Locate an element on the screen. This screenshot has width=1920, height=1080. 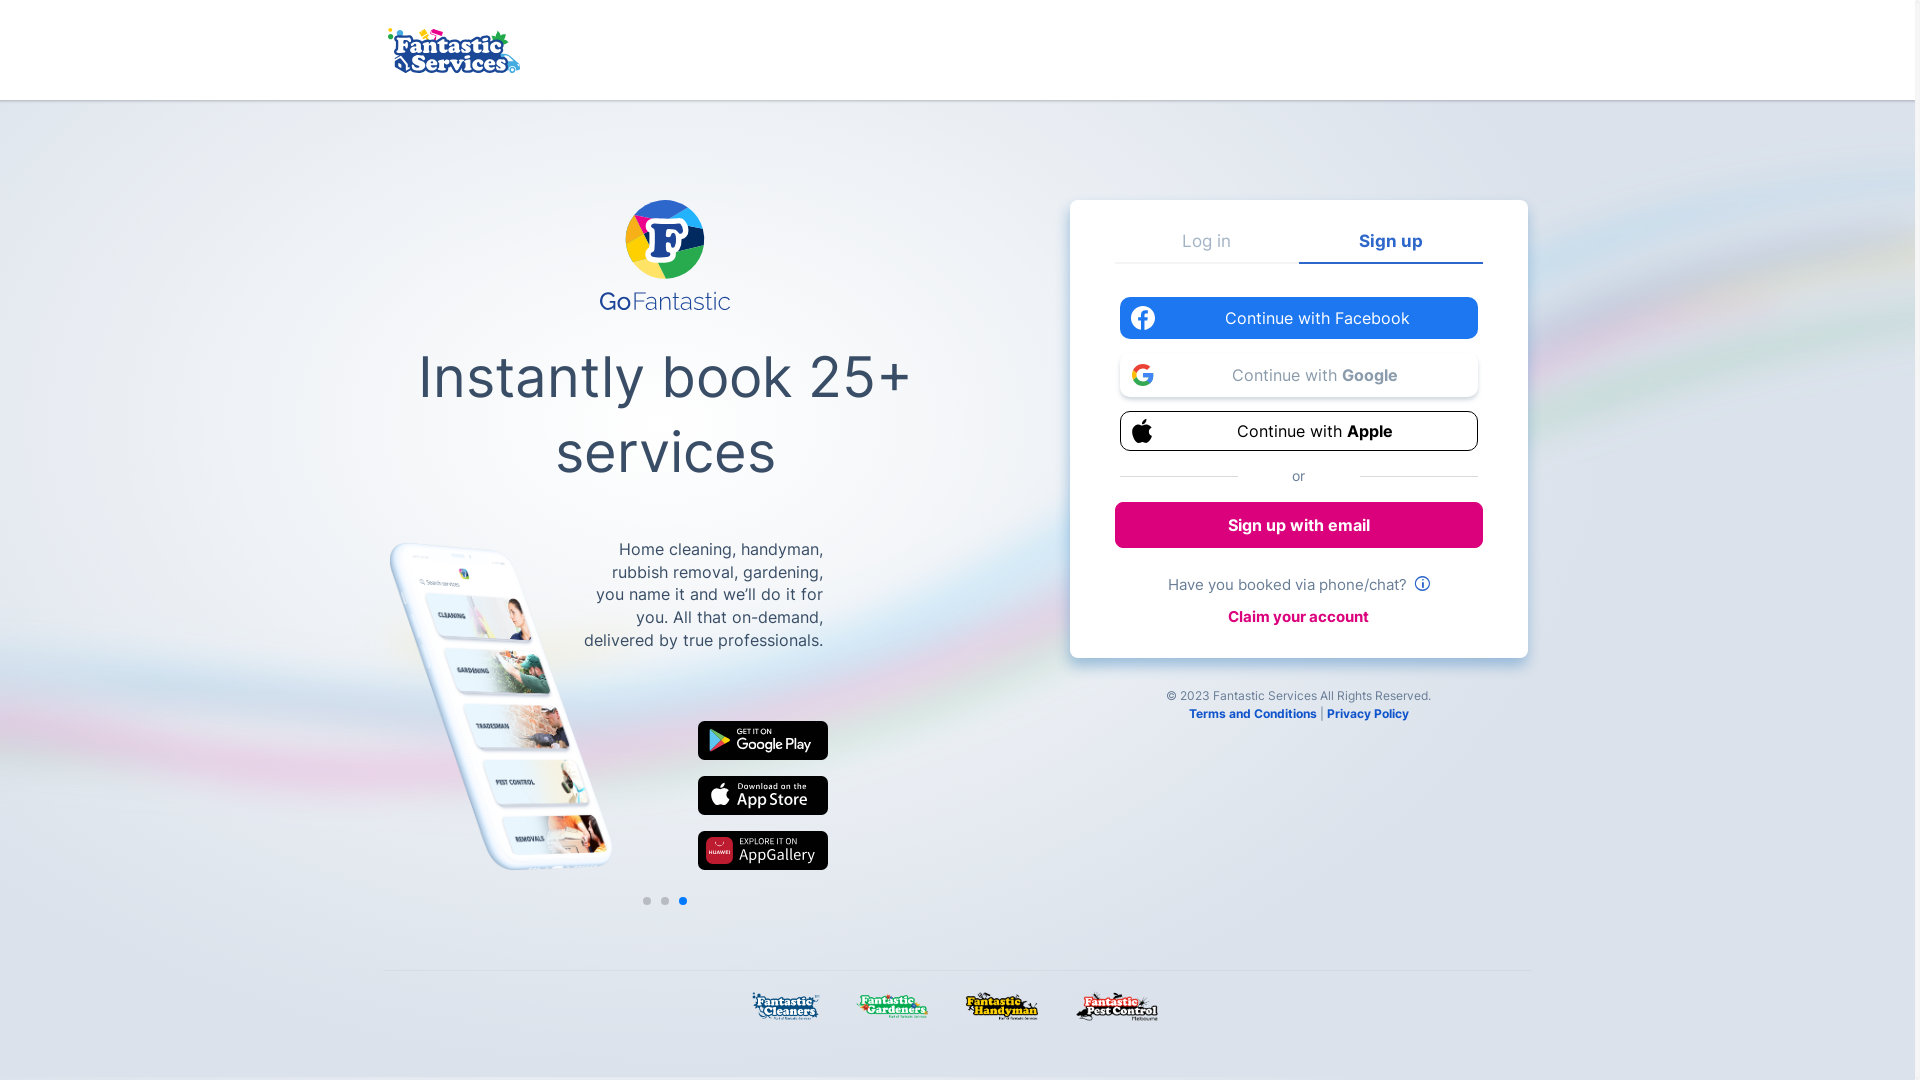
'Fantastic Handyman' is located at coordinates (1006, 1006).